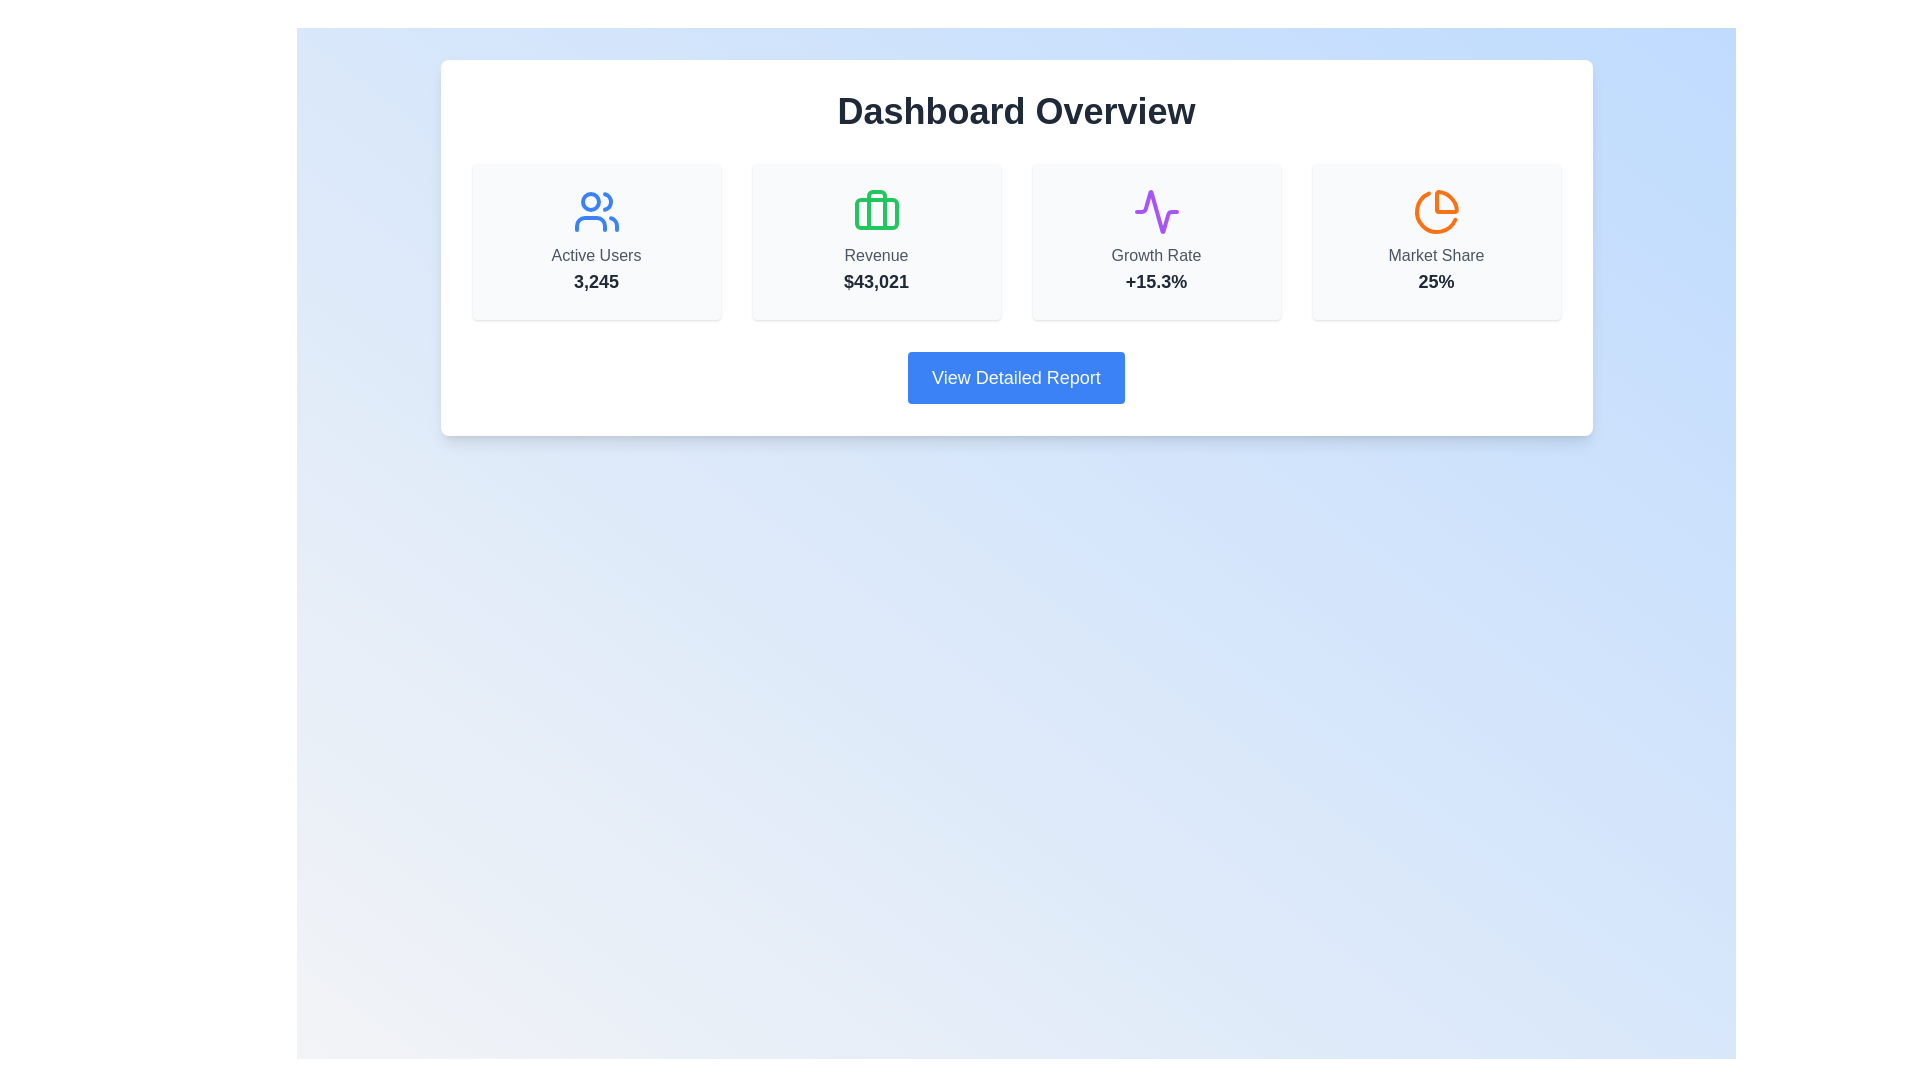 The image size is (1920, 1080). Describe the element at coordinates (595, 254) in the screenshot. I see `the text label indicating 'Active Users' which is positioned below the blue user icon and above the number '3,245'` at that location.